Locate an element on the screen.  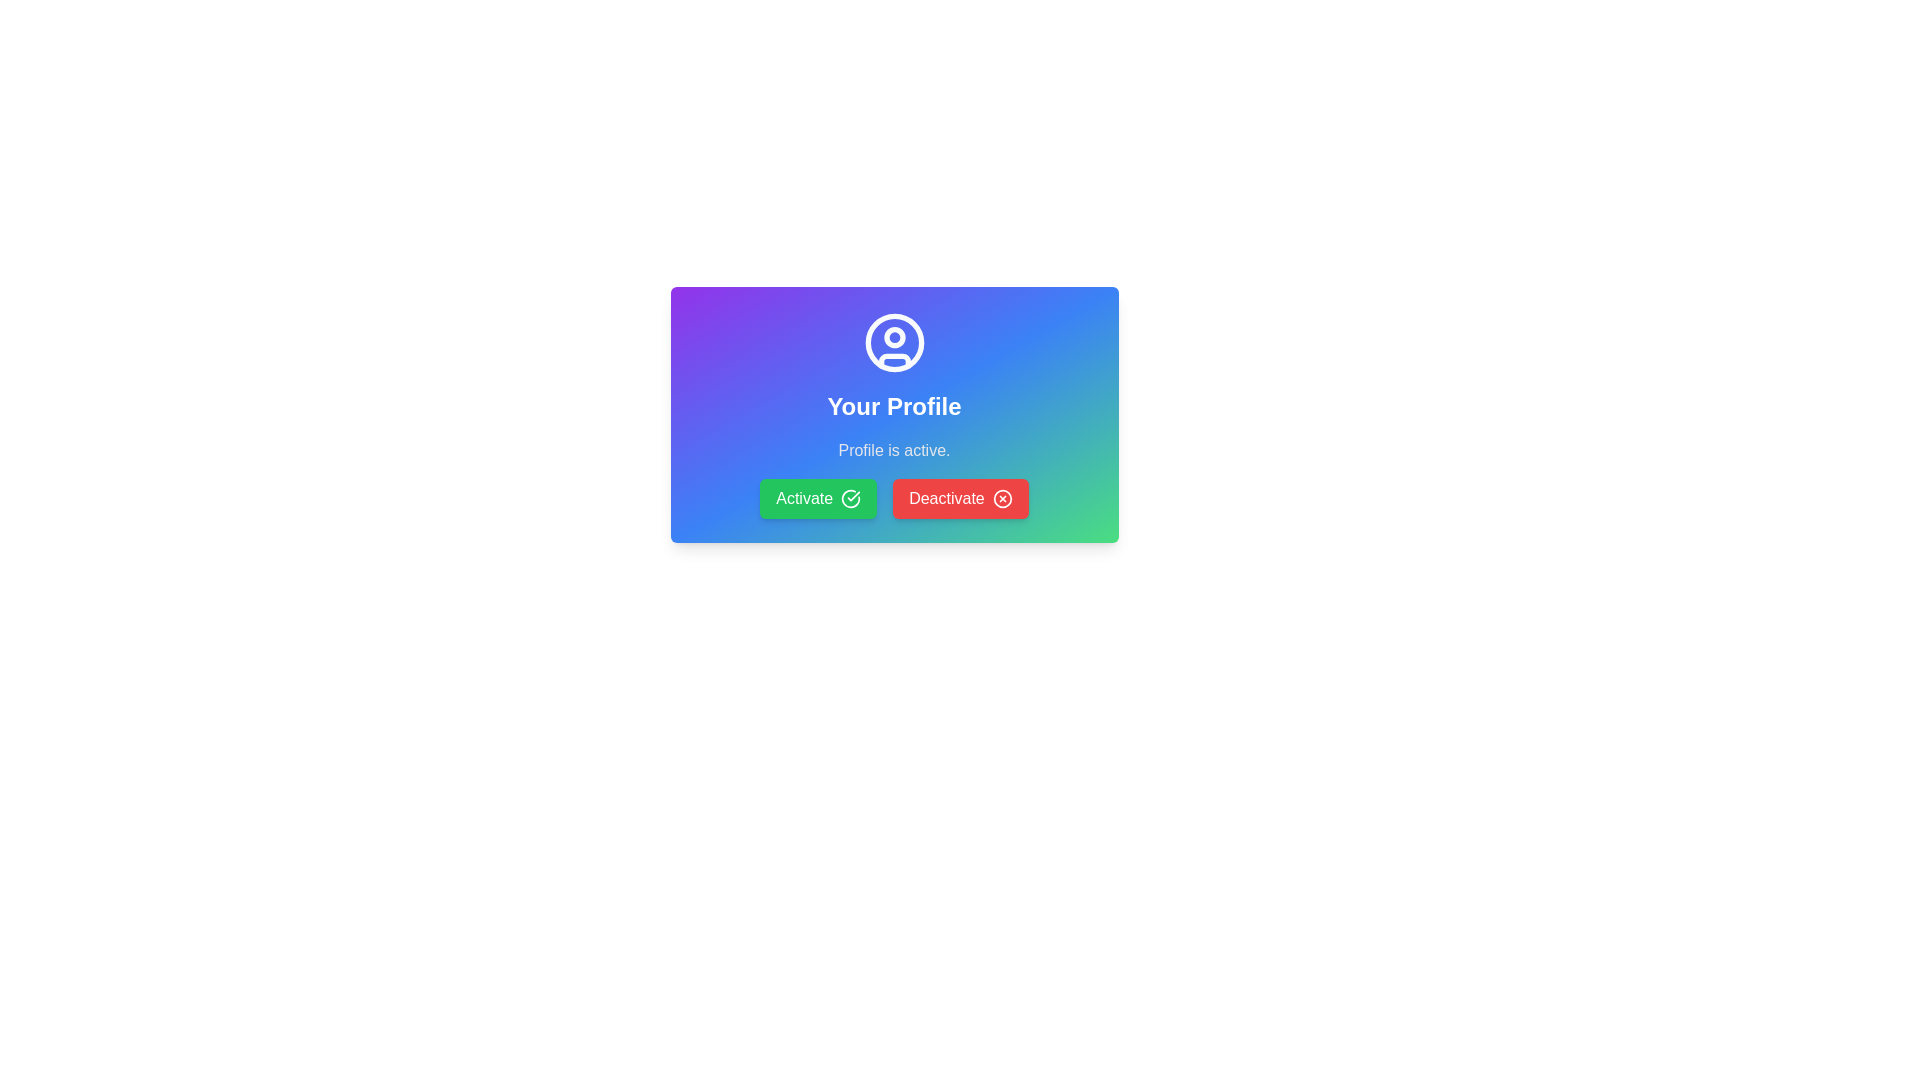
the circular check icon embedded within the green 'Activate' button, which is positioned to the left side of the 'Deactivate' button is located at coordinates (851, 497).